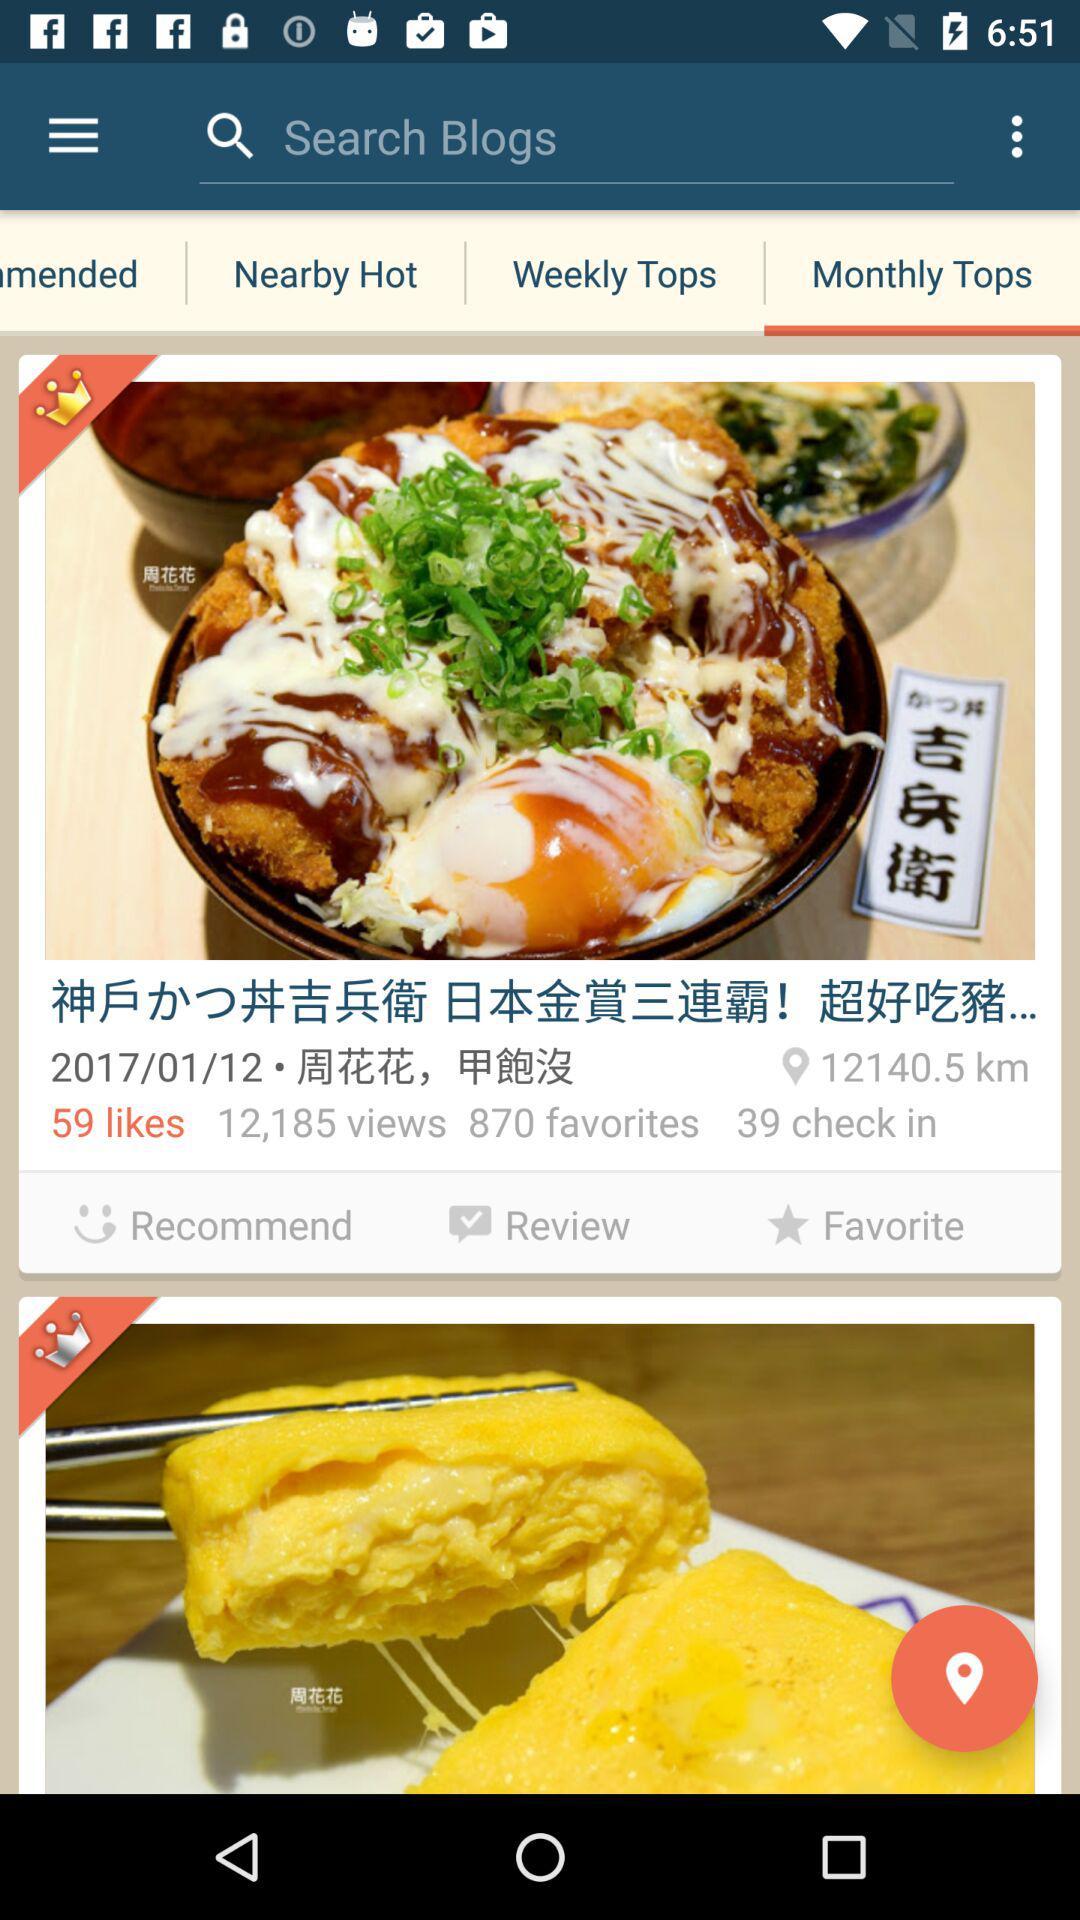 This screenshot has width=1080, height=1920. Describe the element at coordinates (92, 272) in the screenshot. I see `icon to the left of nearby hot item` at that location.